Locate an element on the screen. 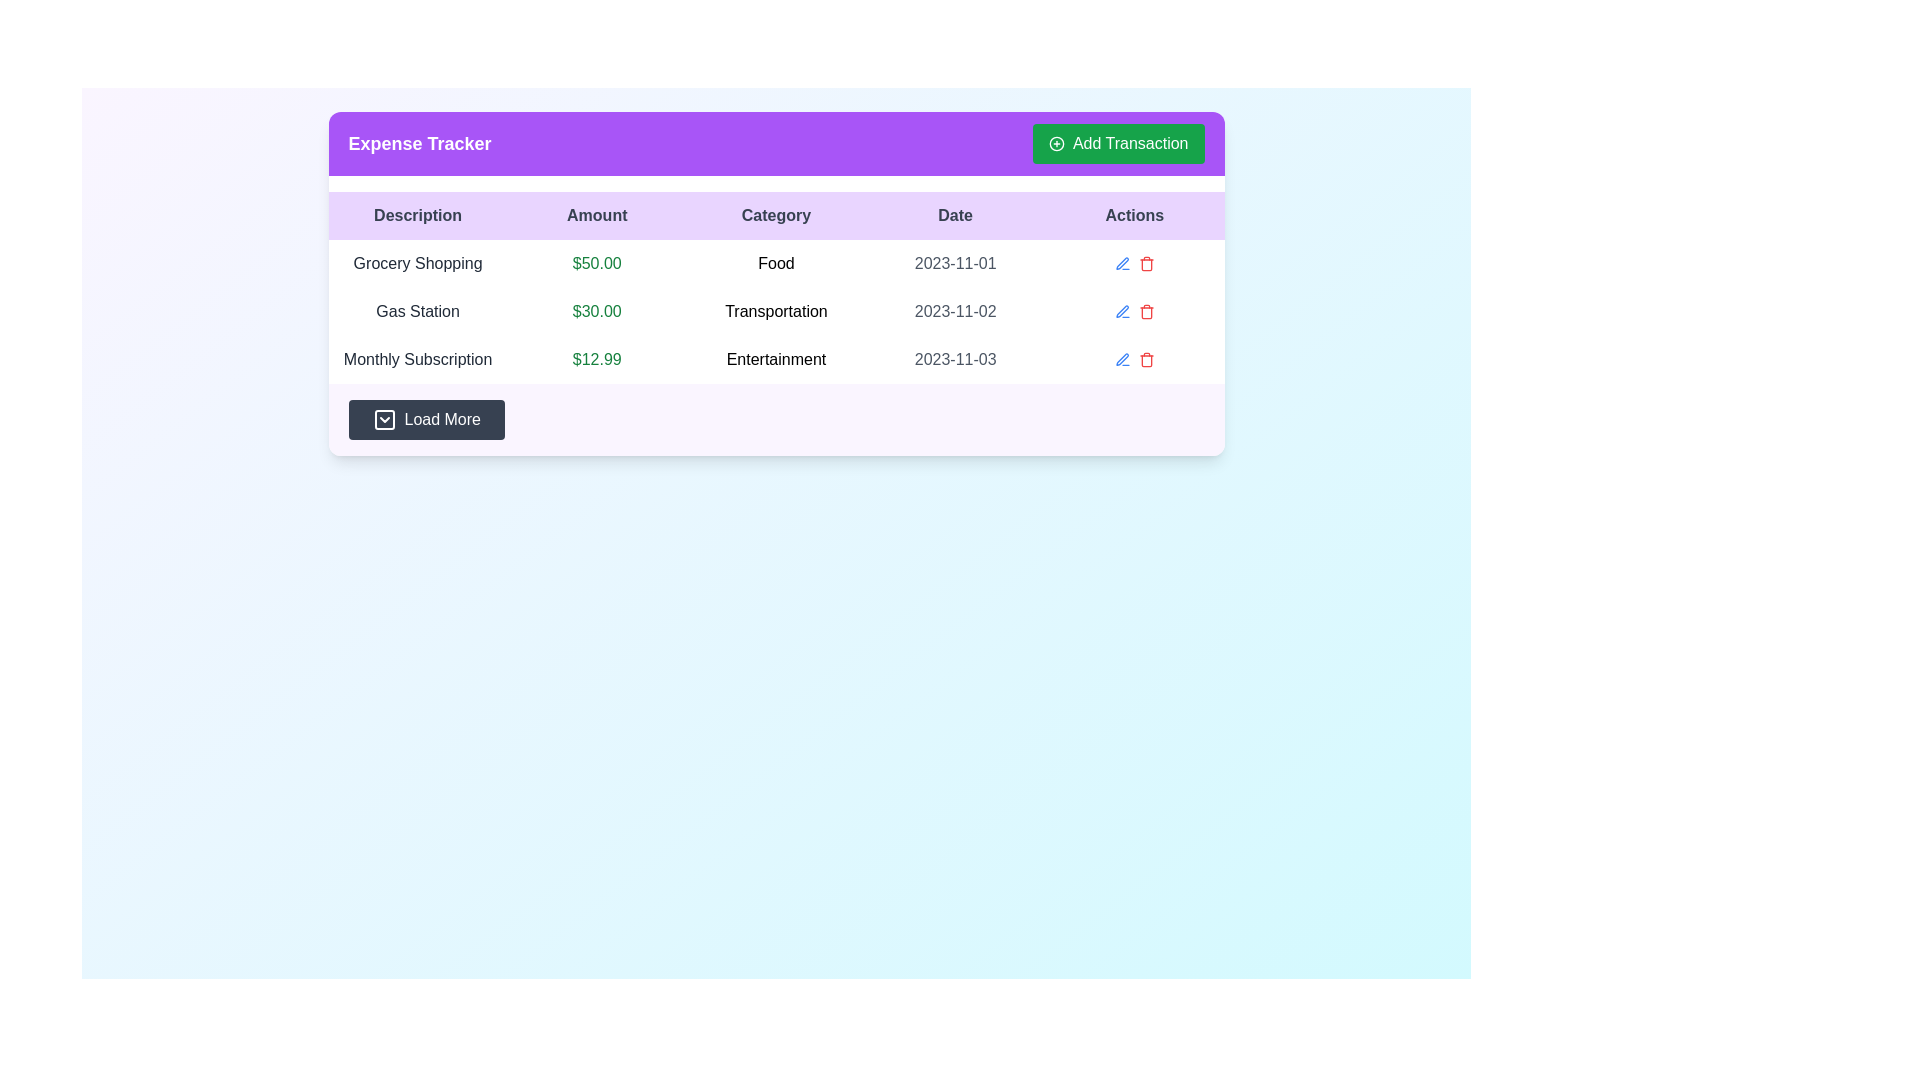 This screenshot has width=1920, height=1080. the delete button represented by a red trash can icon, which is the second action icon in the 'Actions' column of the second table entry in the 'Expense Tracker' interface is located at coordinates (1146, 262).